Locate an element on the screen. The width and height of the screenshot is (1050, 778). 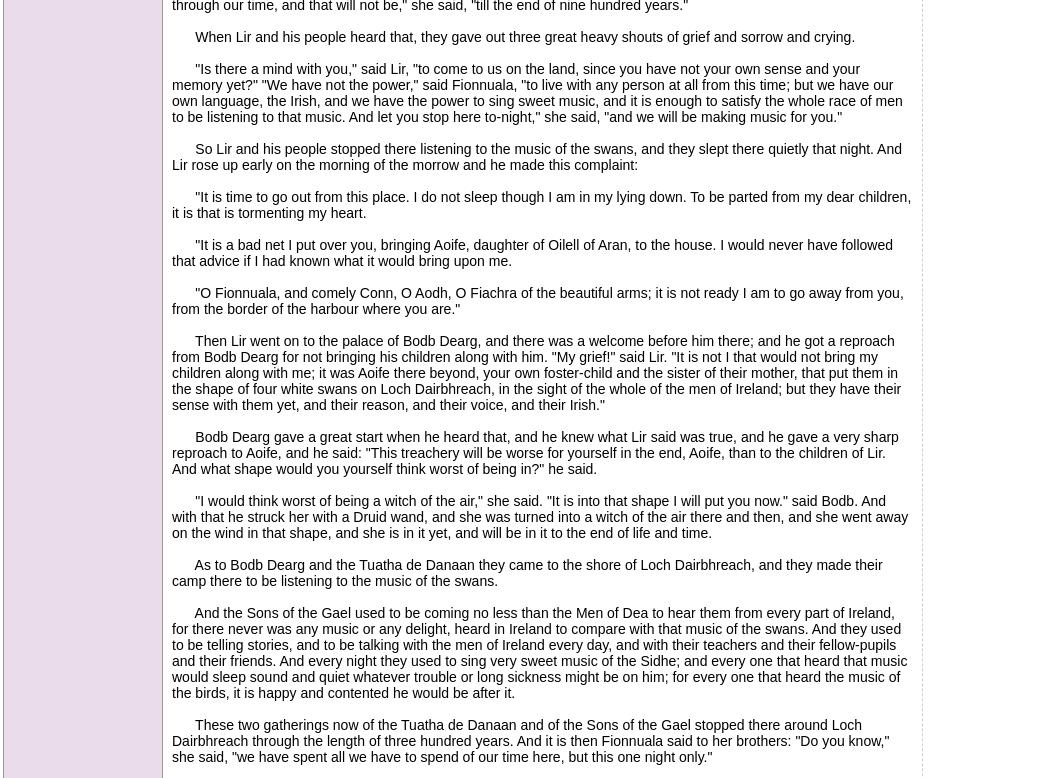
'"Is there a mind with you," said Lir, "to come to us on the land, since you have not your own sense and your memory yet?" "We have not the power," said Fionnuala, "to live with any person at all from this time; but we have our own language, the Irish, and we have the power to sing sweet music, and it is enough to satisfy the whole race of men to be listening to that music. And let you stop here to-night," she said, "and we will be making music for you."' is located at coordinates (536, 91).